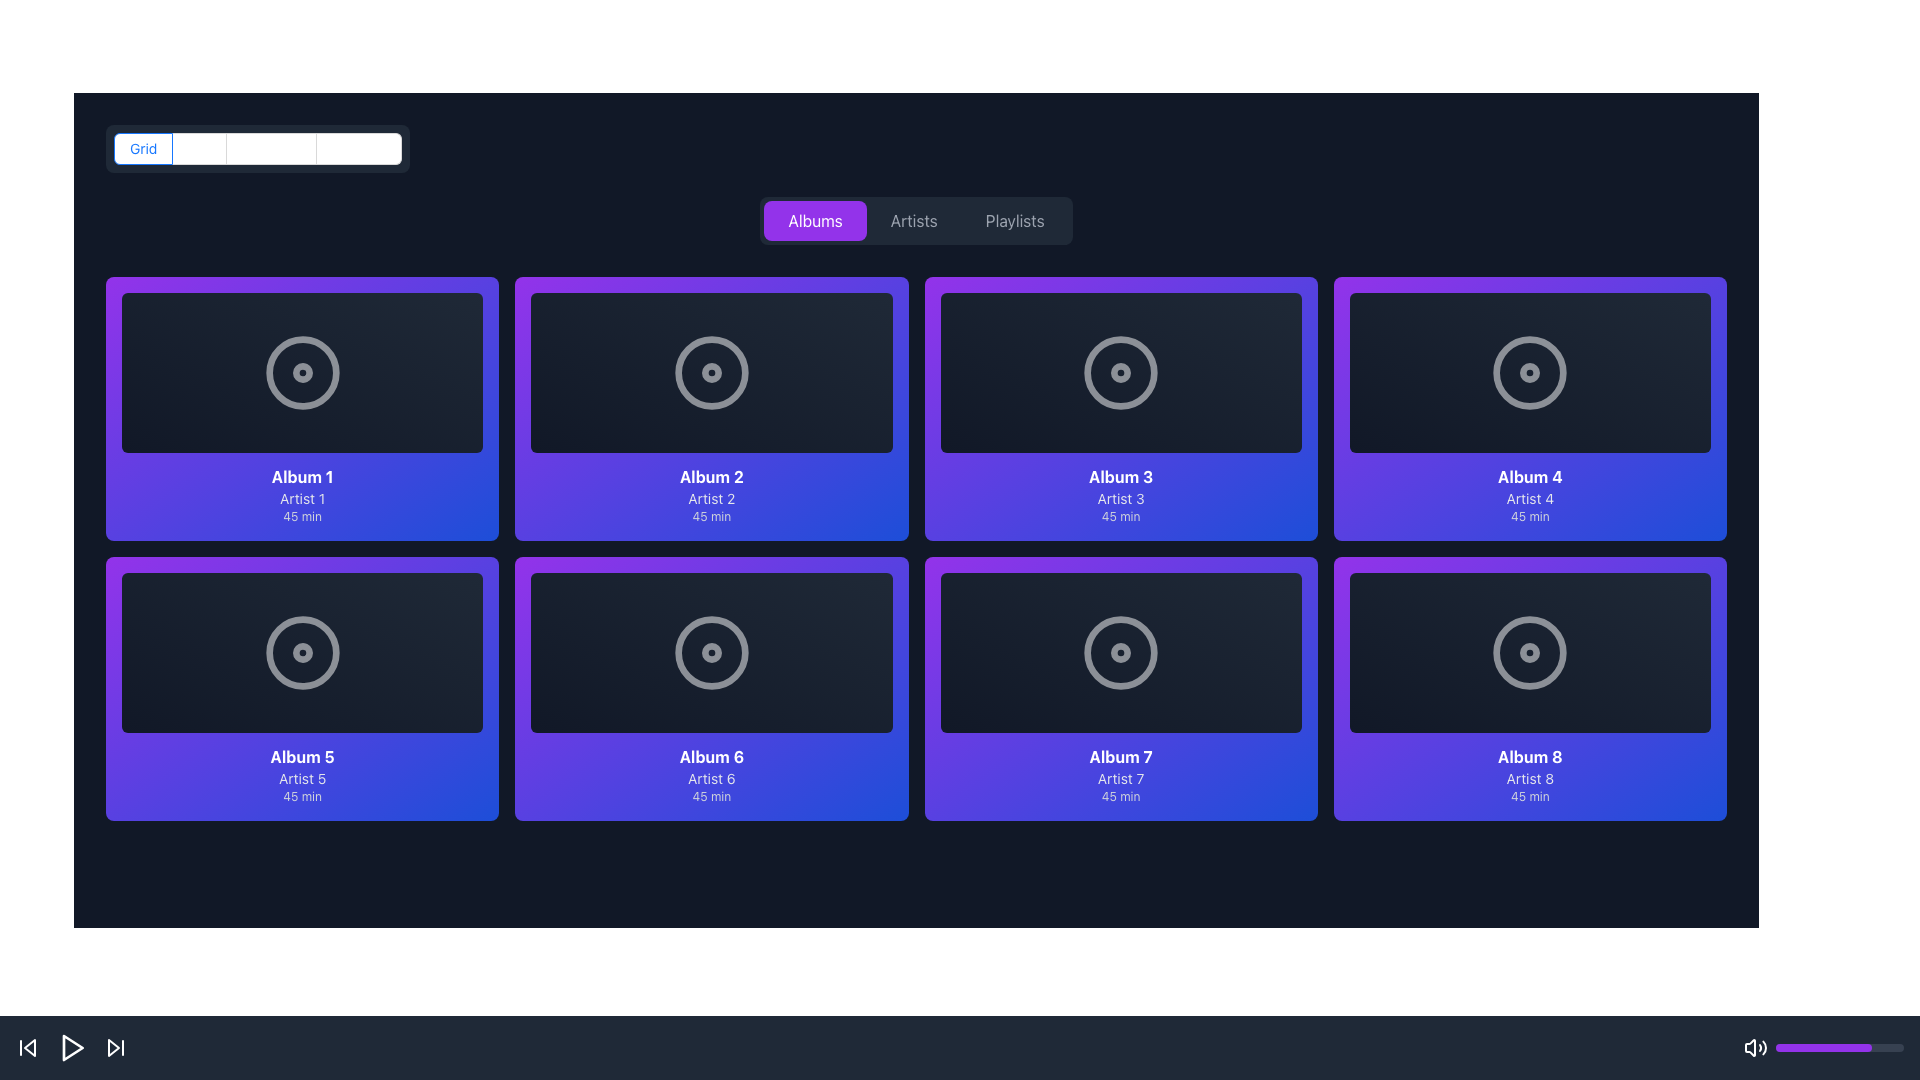 The width and height of the screenshot is (1920, 1080). What do you see at coordinates (73, 1047) in the screenshot?
I see `the triangular play icon button located on the dark control bar to play media` at bounding box center [73, 1047].